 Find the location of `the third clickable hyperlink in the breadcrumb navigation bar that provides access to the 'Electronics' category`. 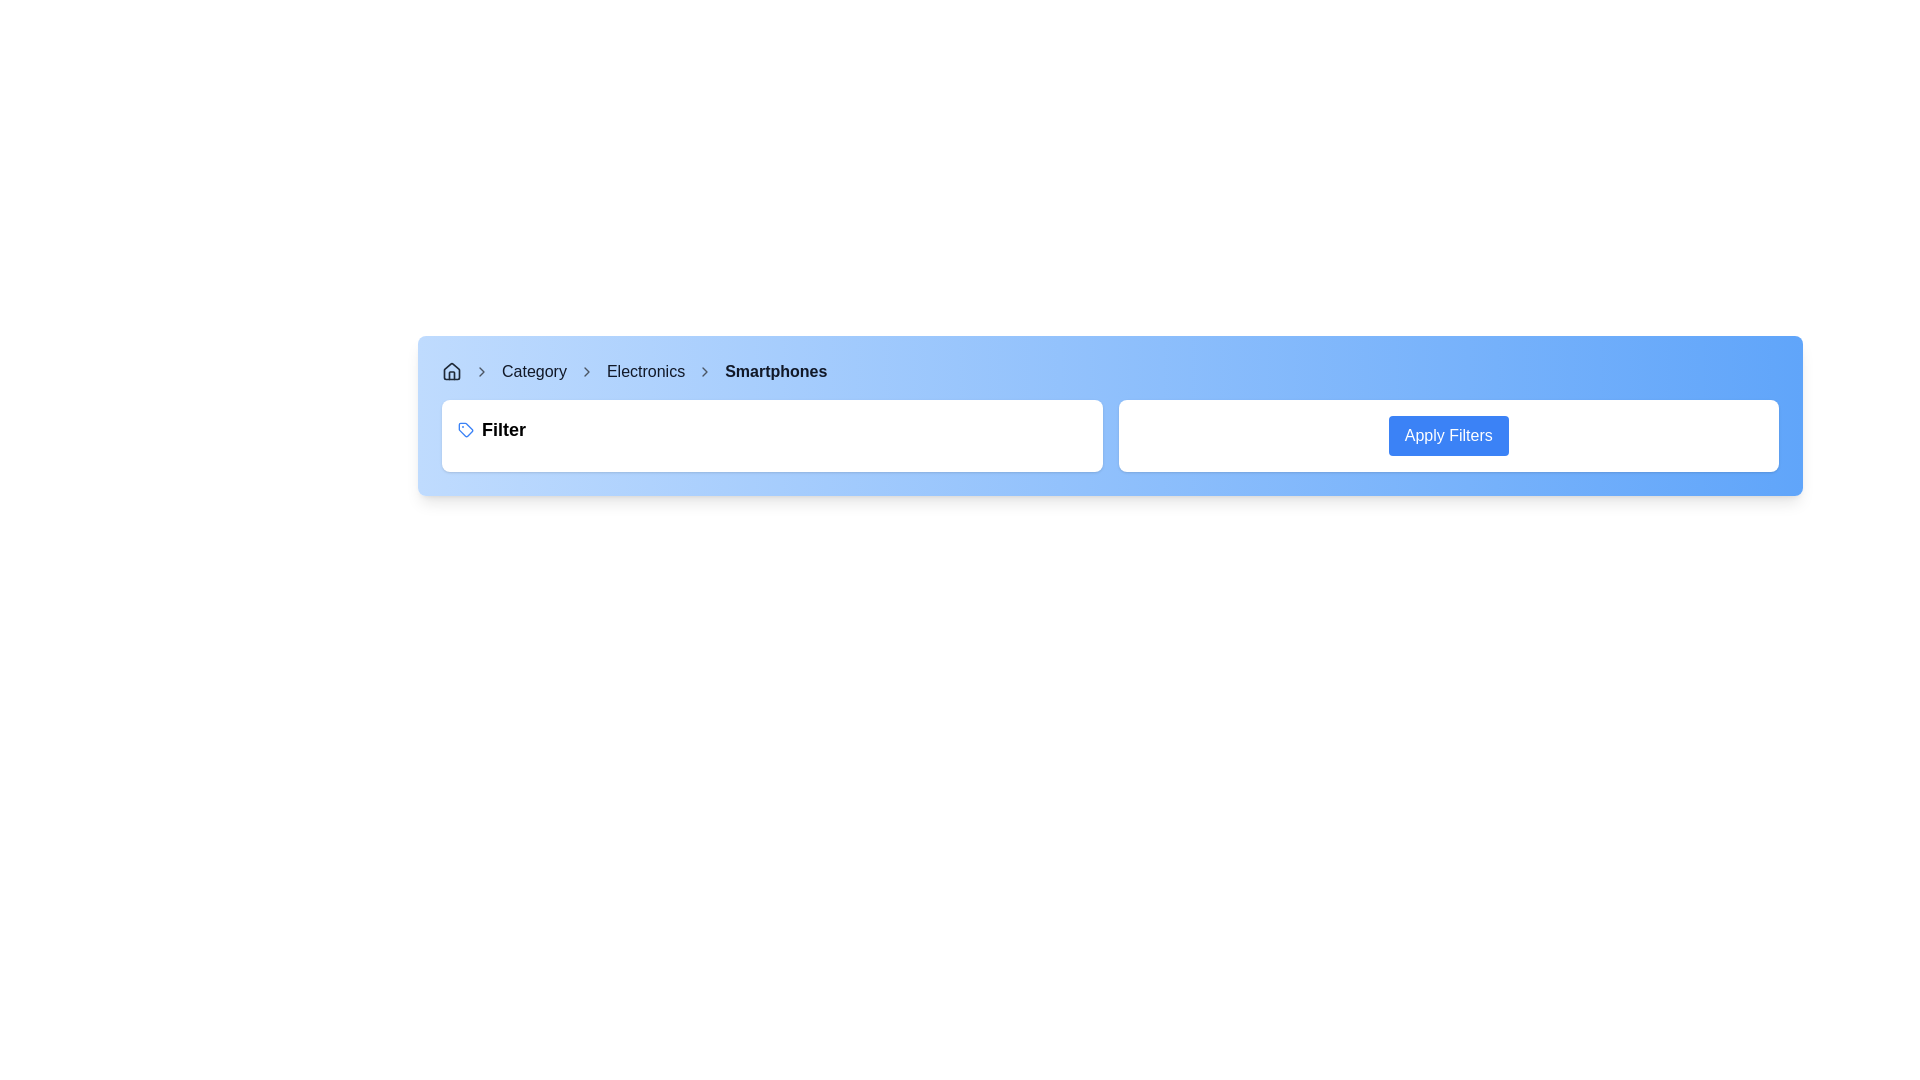

the third clickable hyperlink in the breadcrumb navigation bar that provides access to the 'Electronics' category is located at coordinates (646, 371).